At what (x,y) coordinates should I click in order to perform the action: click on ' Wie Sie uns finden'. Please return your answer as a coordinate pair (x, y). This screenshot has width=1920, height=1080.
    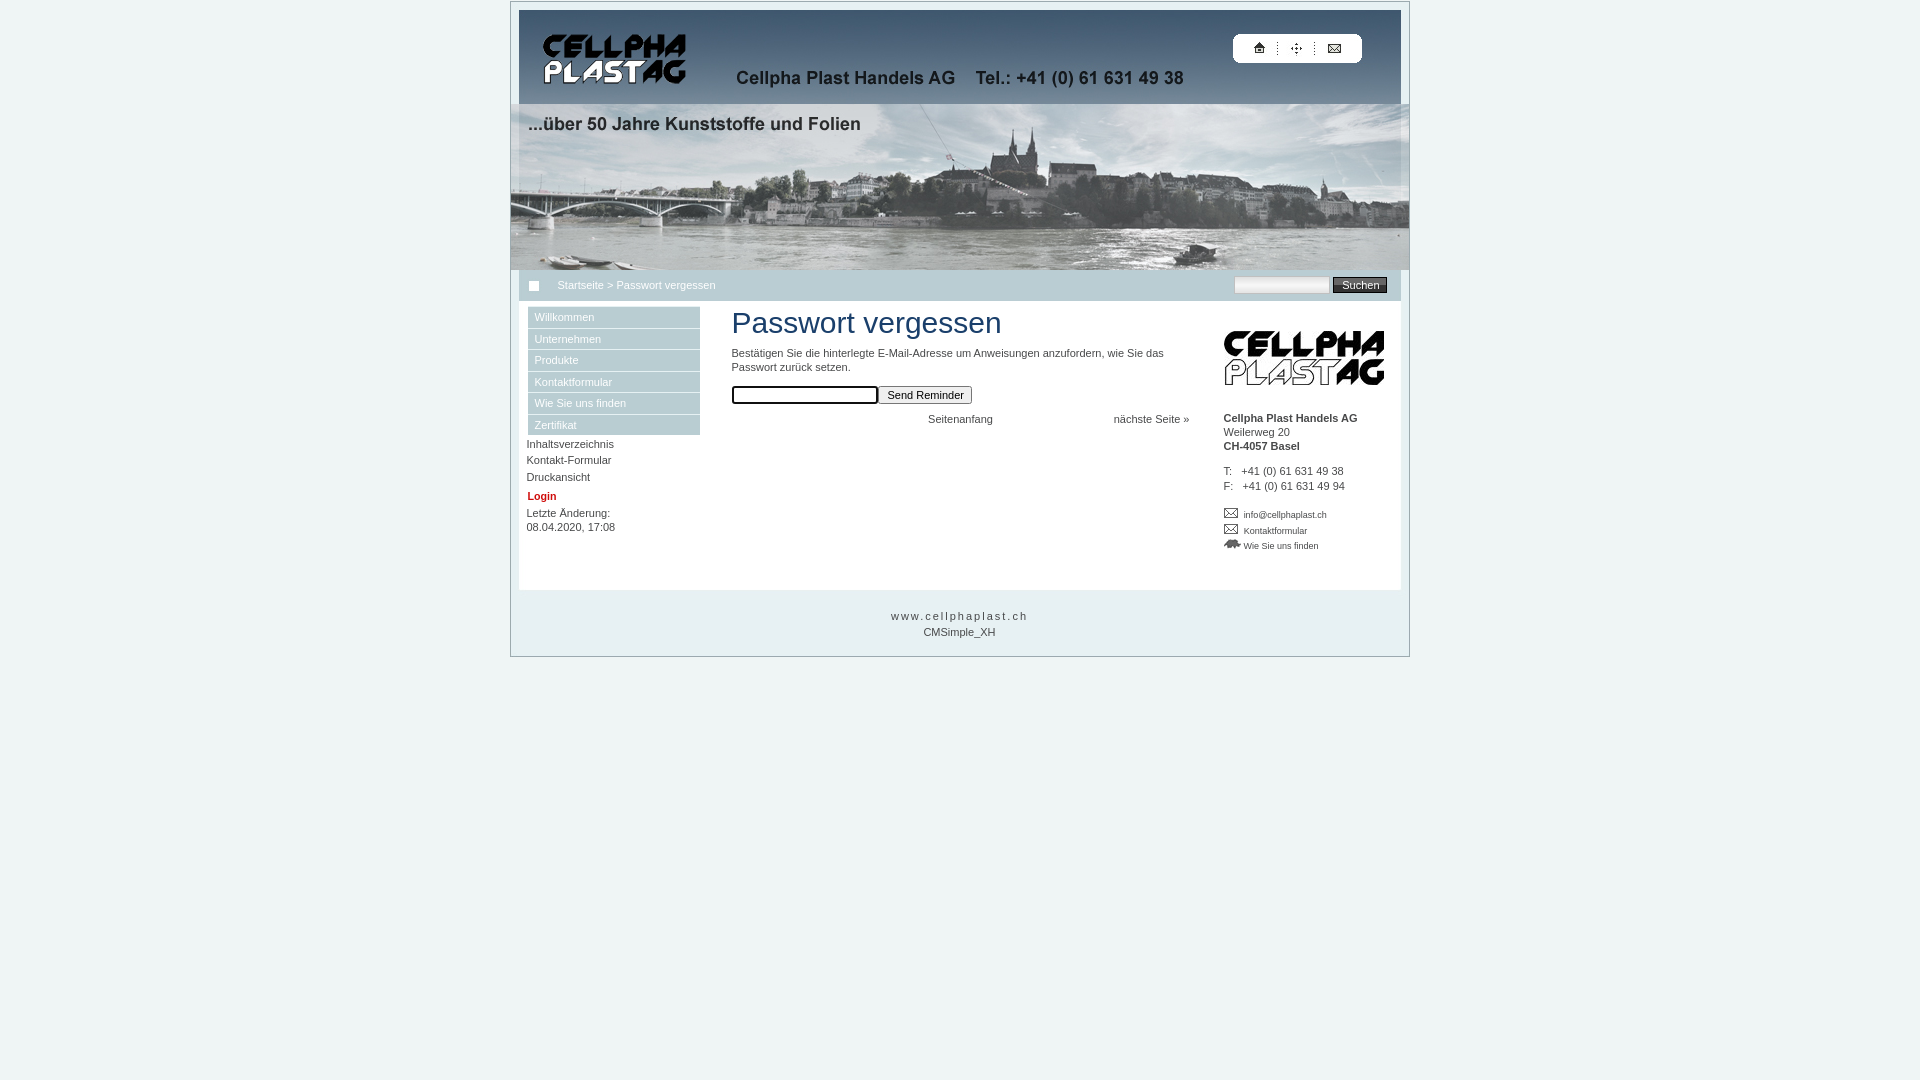
    Looking at the image, I should click on (1270, 544).